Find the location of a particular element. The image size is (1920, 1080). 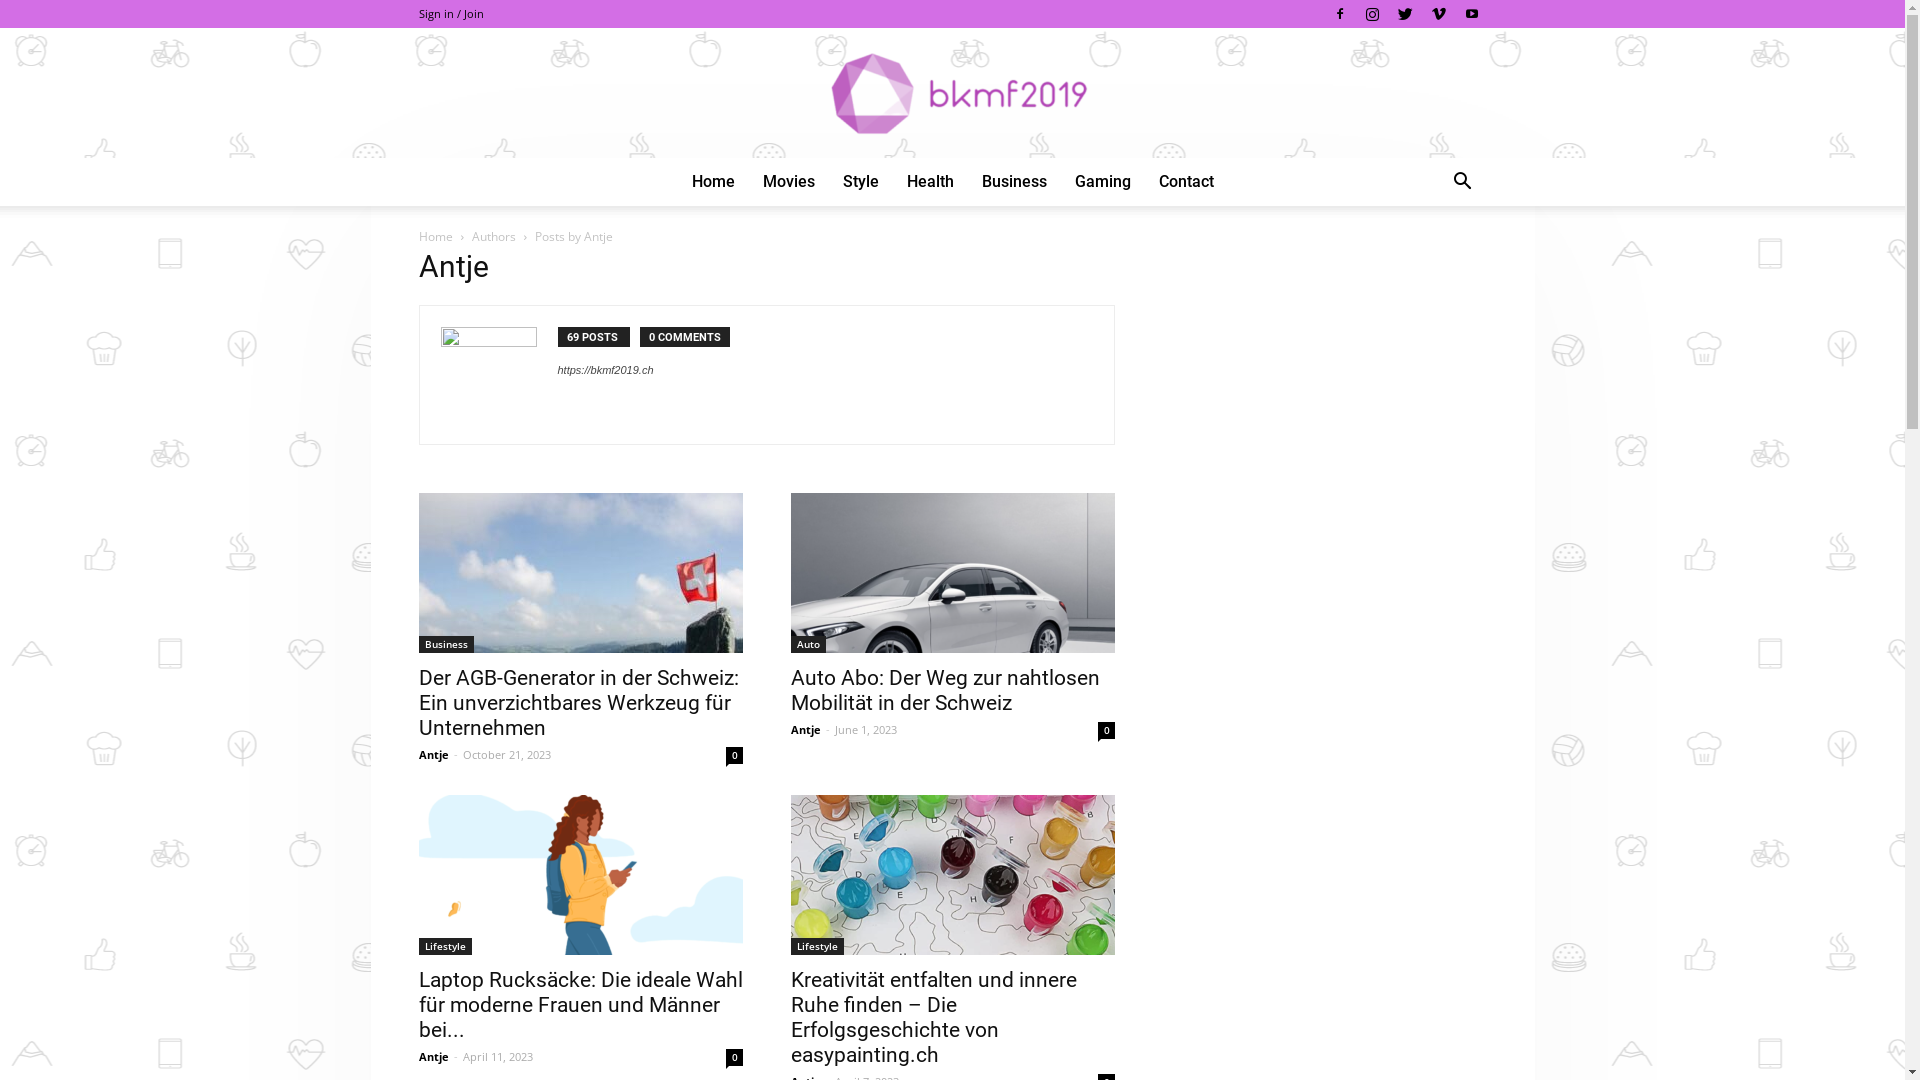

'Contact' is located at coordinates (1185, 181).